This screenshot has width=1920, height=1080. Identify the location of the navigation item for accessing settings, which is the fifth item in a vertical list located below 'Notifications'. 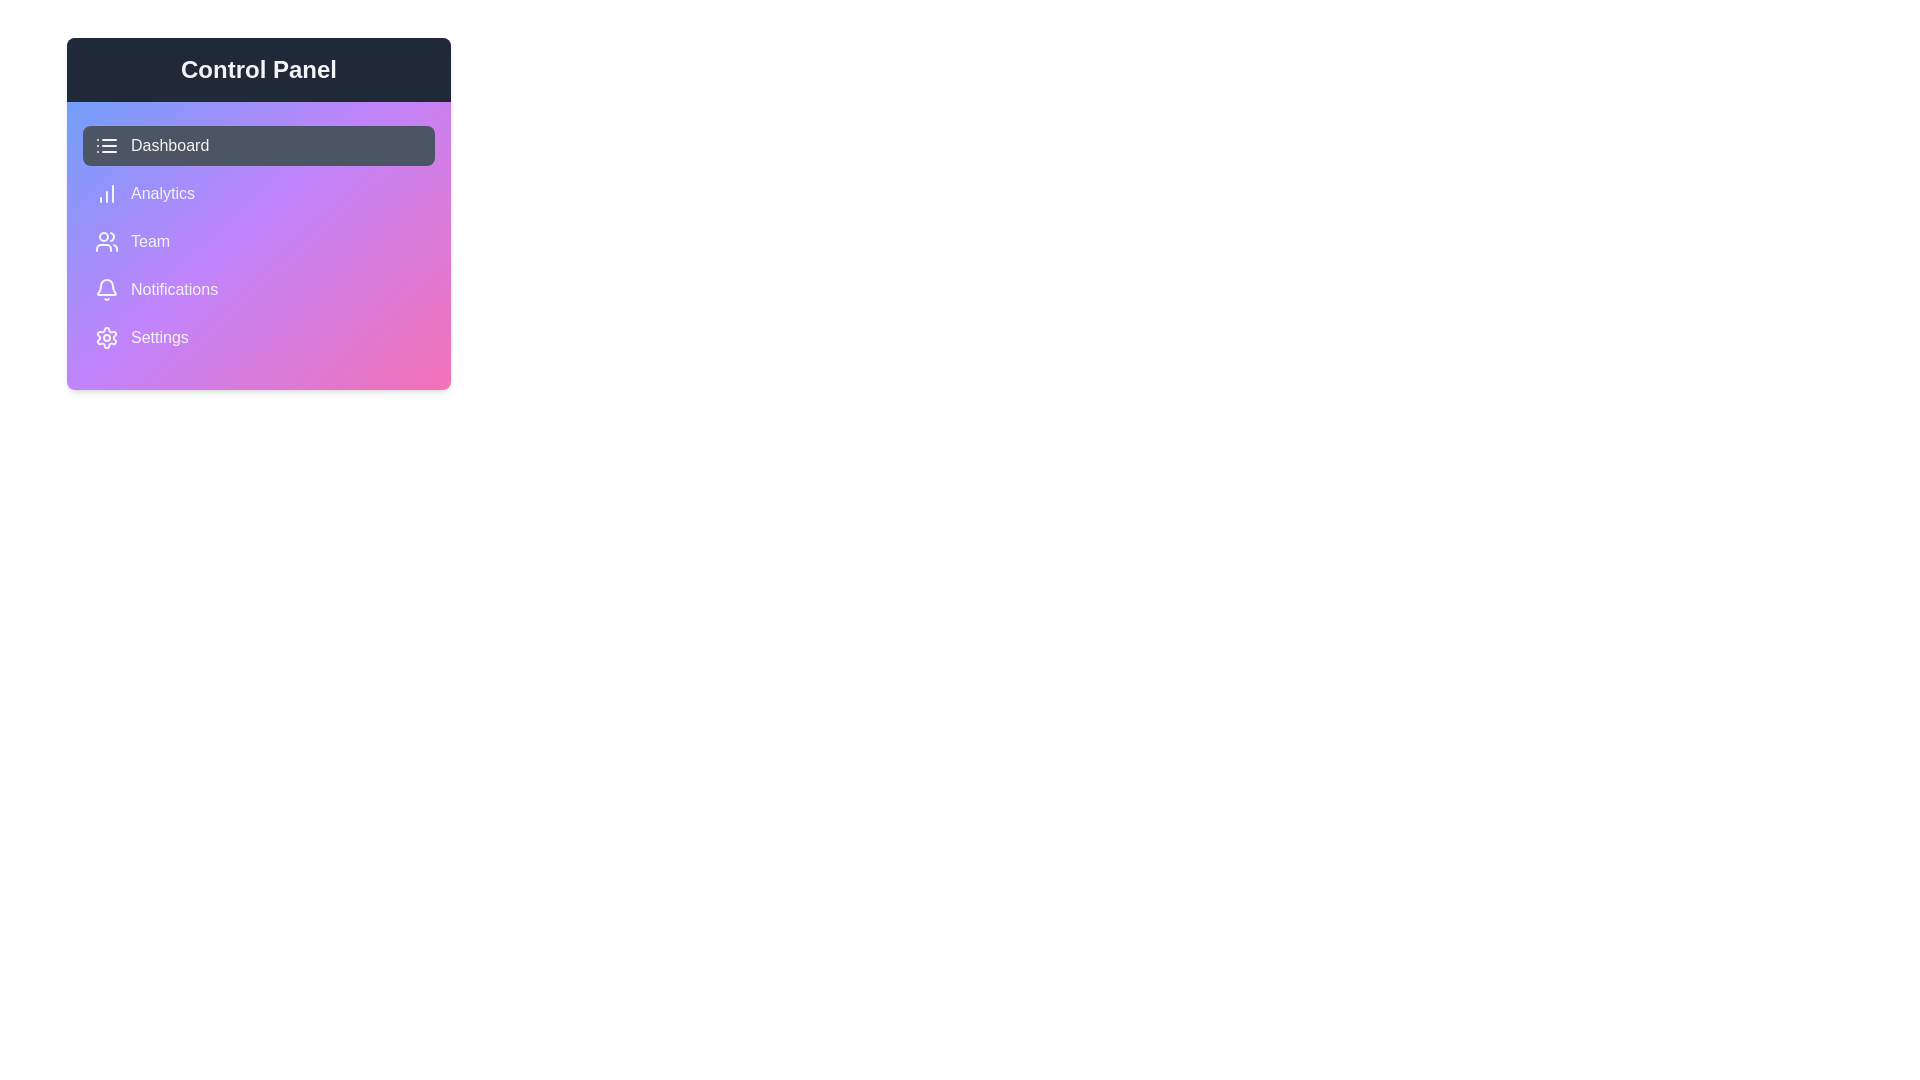
(258, 337).